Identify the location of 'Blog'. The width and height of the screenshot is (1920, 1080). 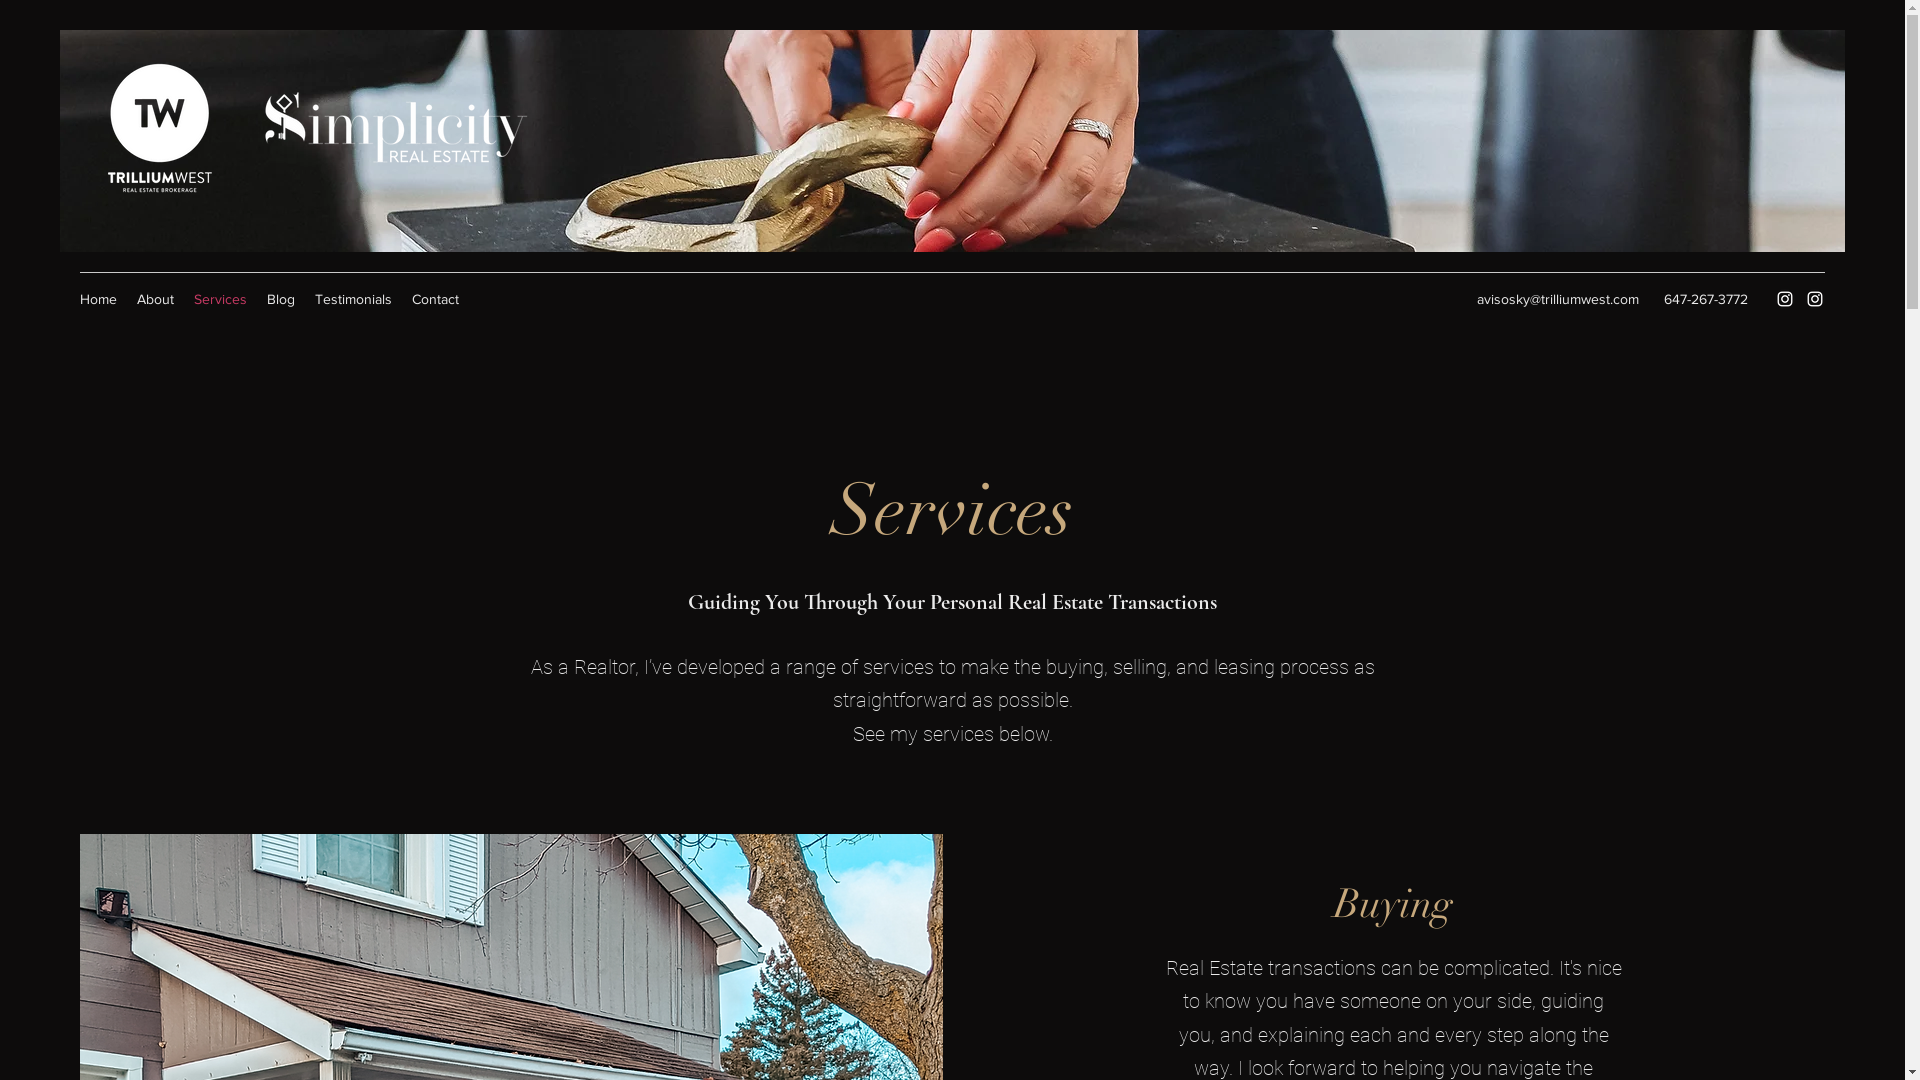
(280, 299).